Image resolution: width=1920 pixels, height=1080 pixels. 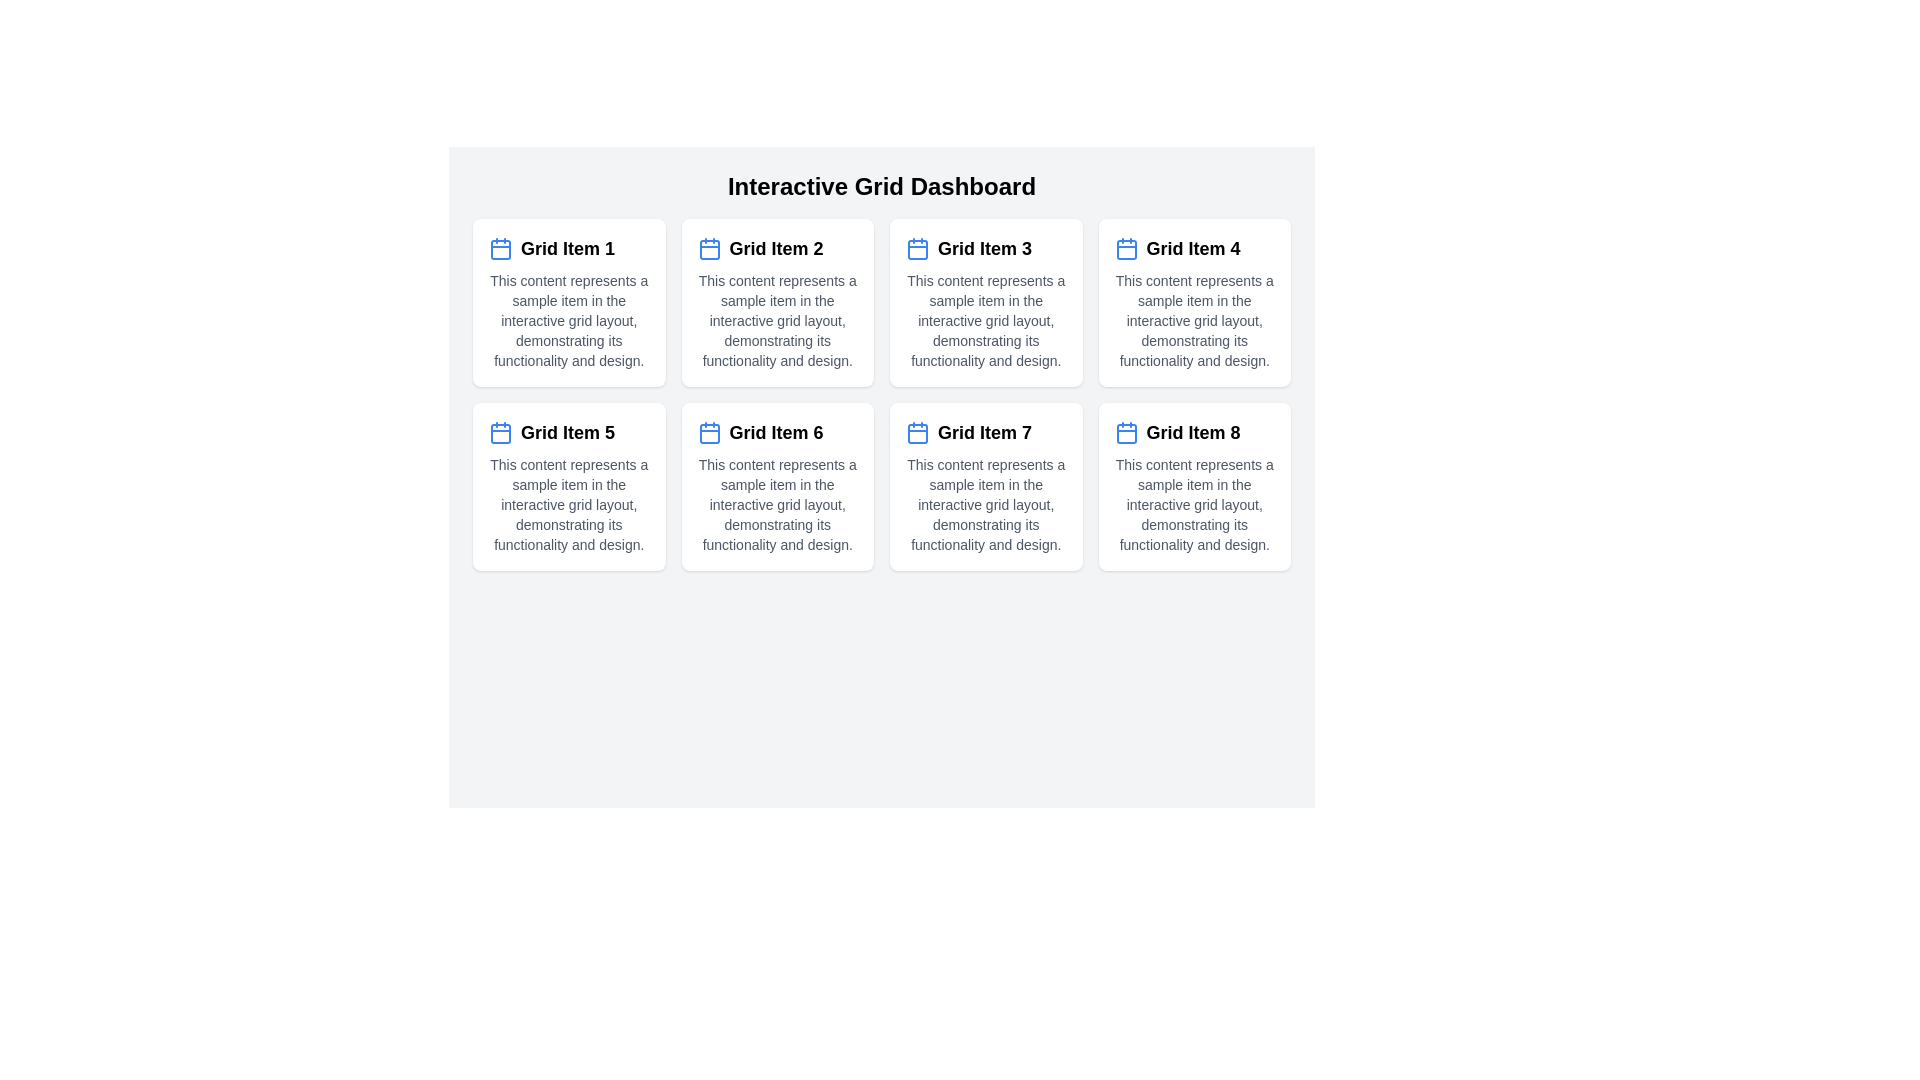 I want to click on the text content that describes 'This content represents a sample item in the interactive grid layout, demonstrating its functionality and design.' located in 'Grid Item 4', so click(x=1194, y=319).